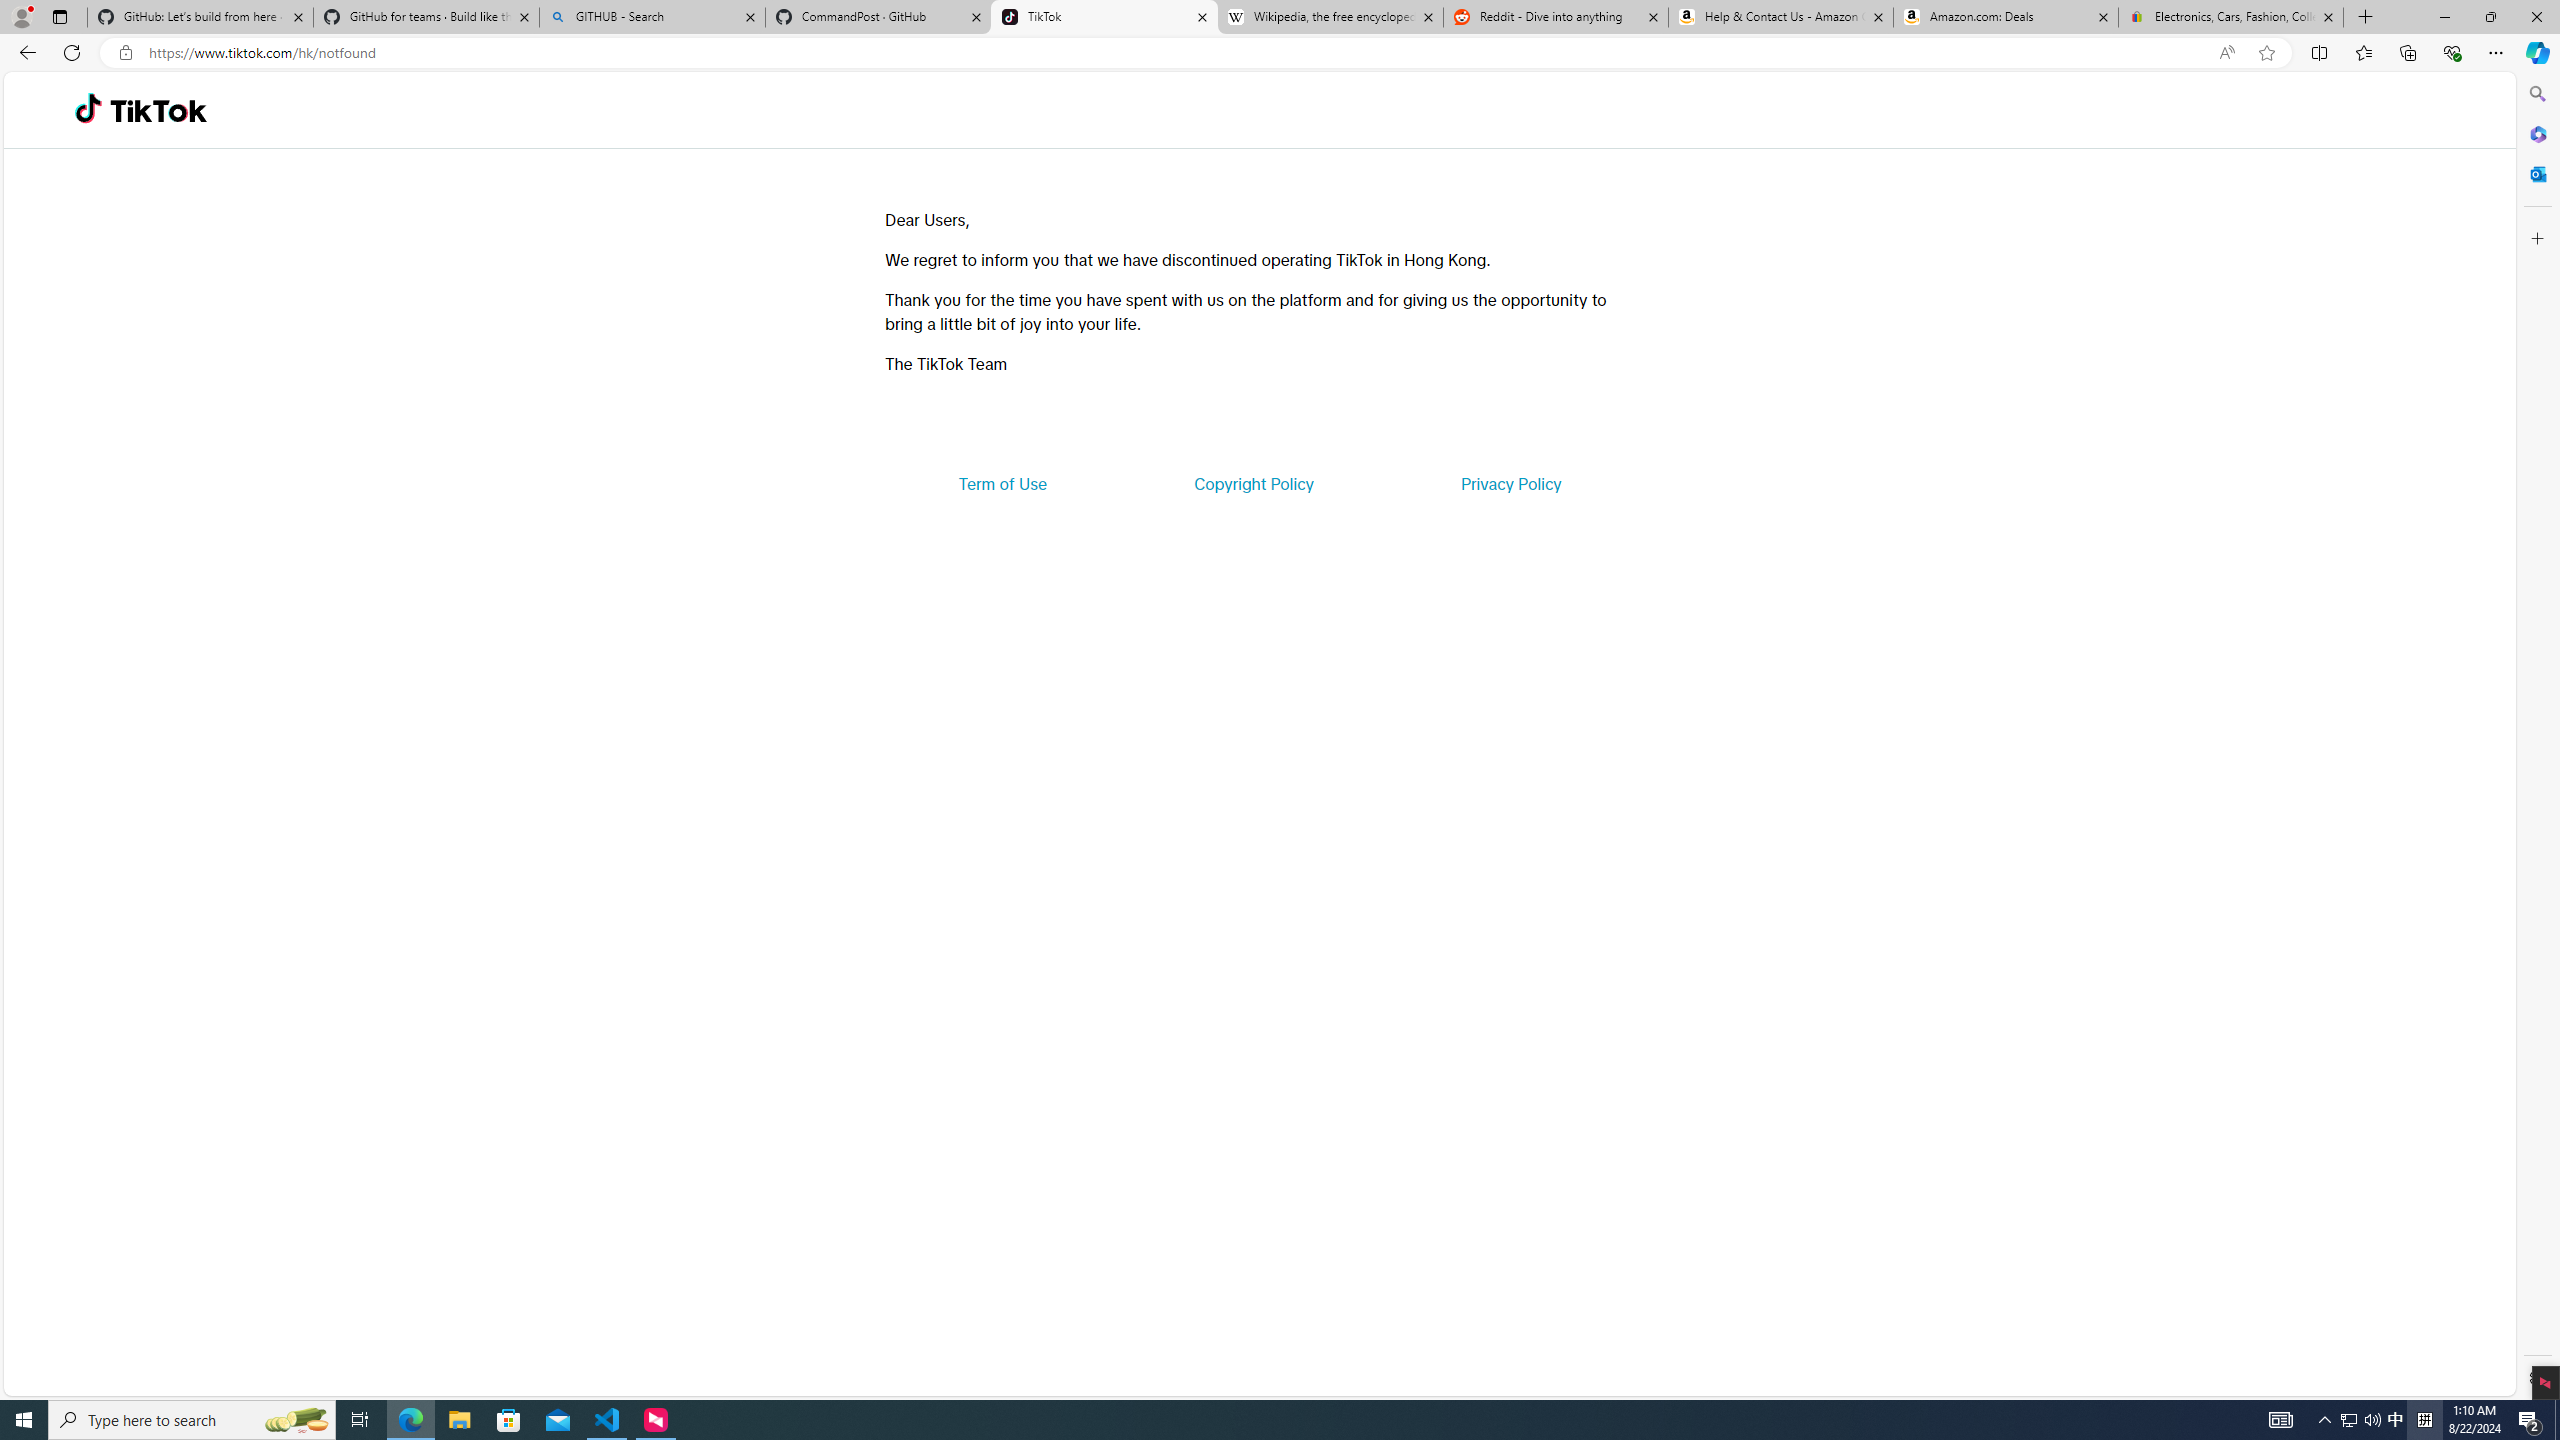 This screenshot has width=2560, height=1440. I want to click on 'Side bar', so click(2537, 735).